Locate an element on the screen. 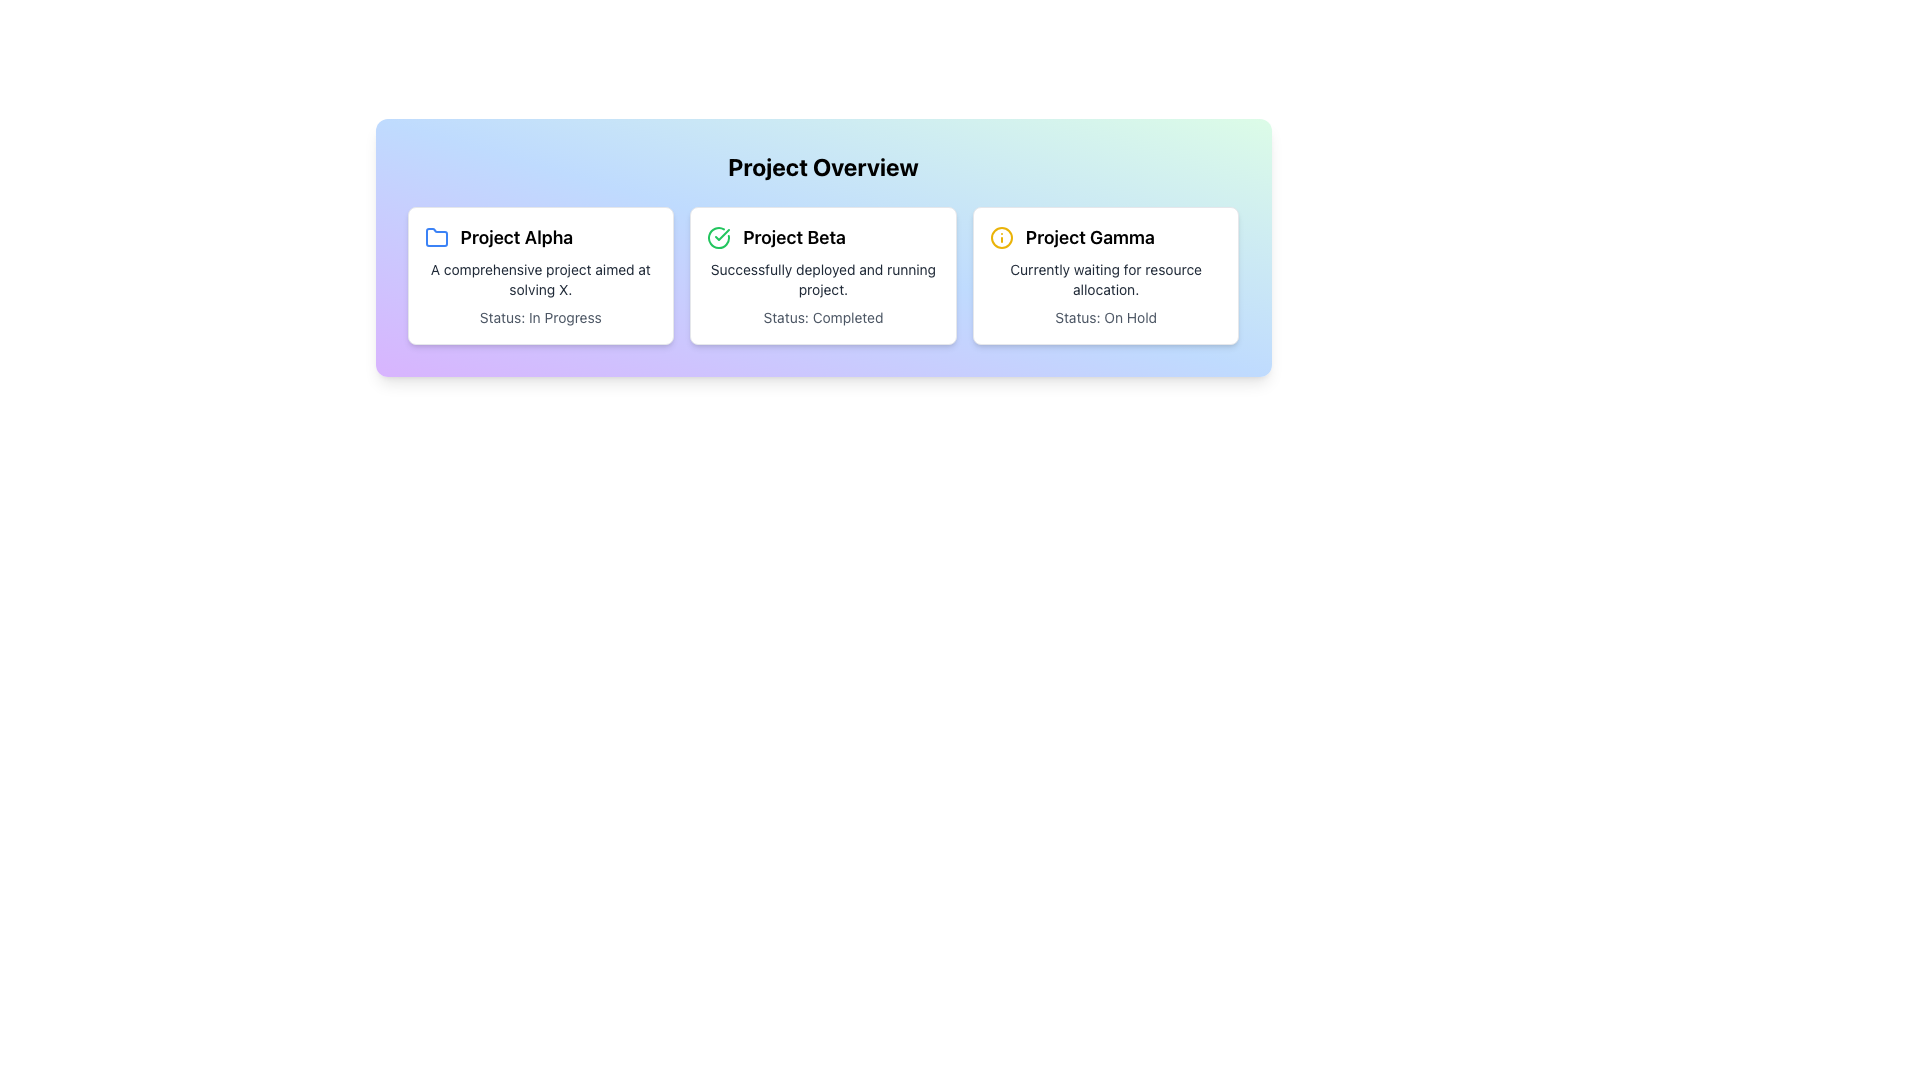 The width and height of the screenshot is (1920, 1080). the Text label indicating the status of the project ('Completed') located underneath the text 'Successfully deployed and running project.' in the card labeled 'Project Beta' is located at coordinates (823, 316).